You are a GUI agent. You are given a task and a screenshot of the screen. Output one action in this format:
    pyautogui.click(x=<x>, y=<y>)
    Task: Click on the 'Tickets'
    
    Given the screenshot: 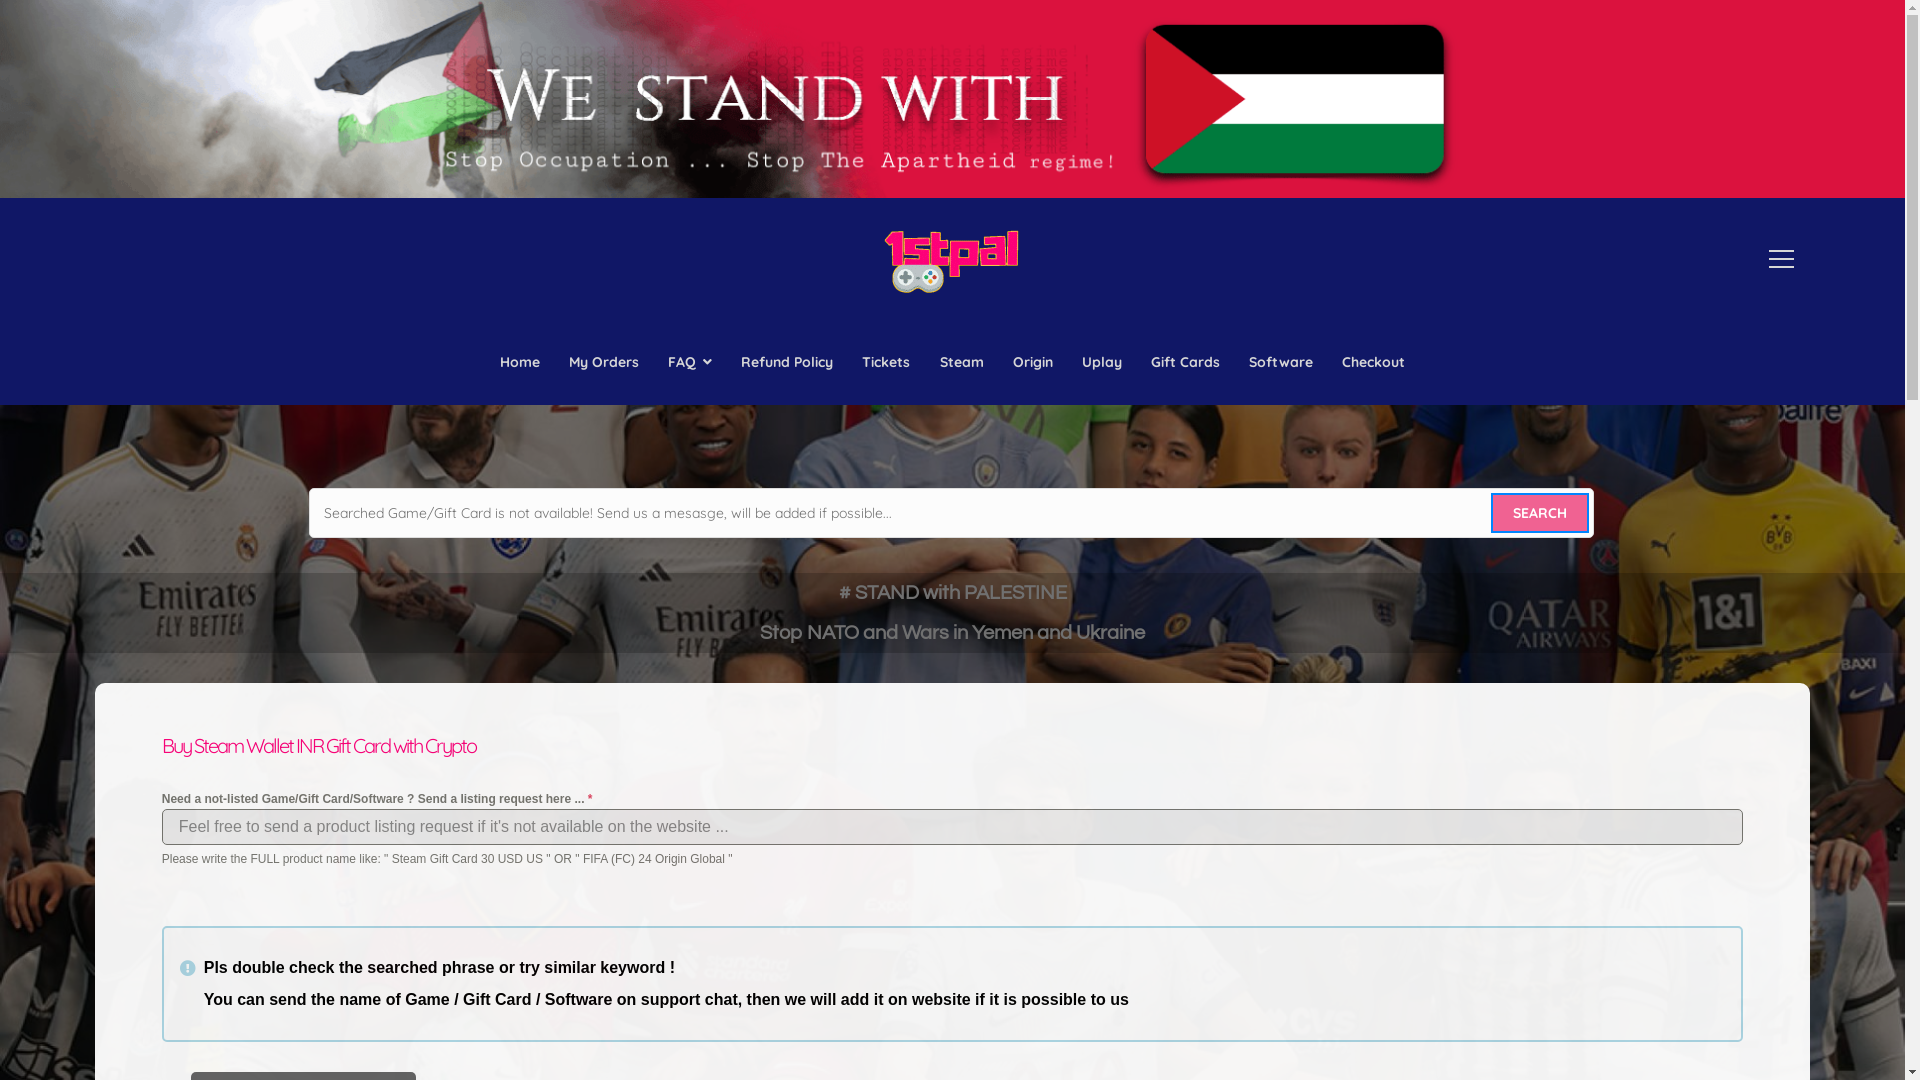 What is the action you would take?
    pyautogui.click(x=885, y=362)
    